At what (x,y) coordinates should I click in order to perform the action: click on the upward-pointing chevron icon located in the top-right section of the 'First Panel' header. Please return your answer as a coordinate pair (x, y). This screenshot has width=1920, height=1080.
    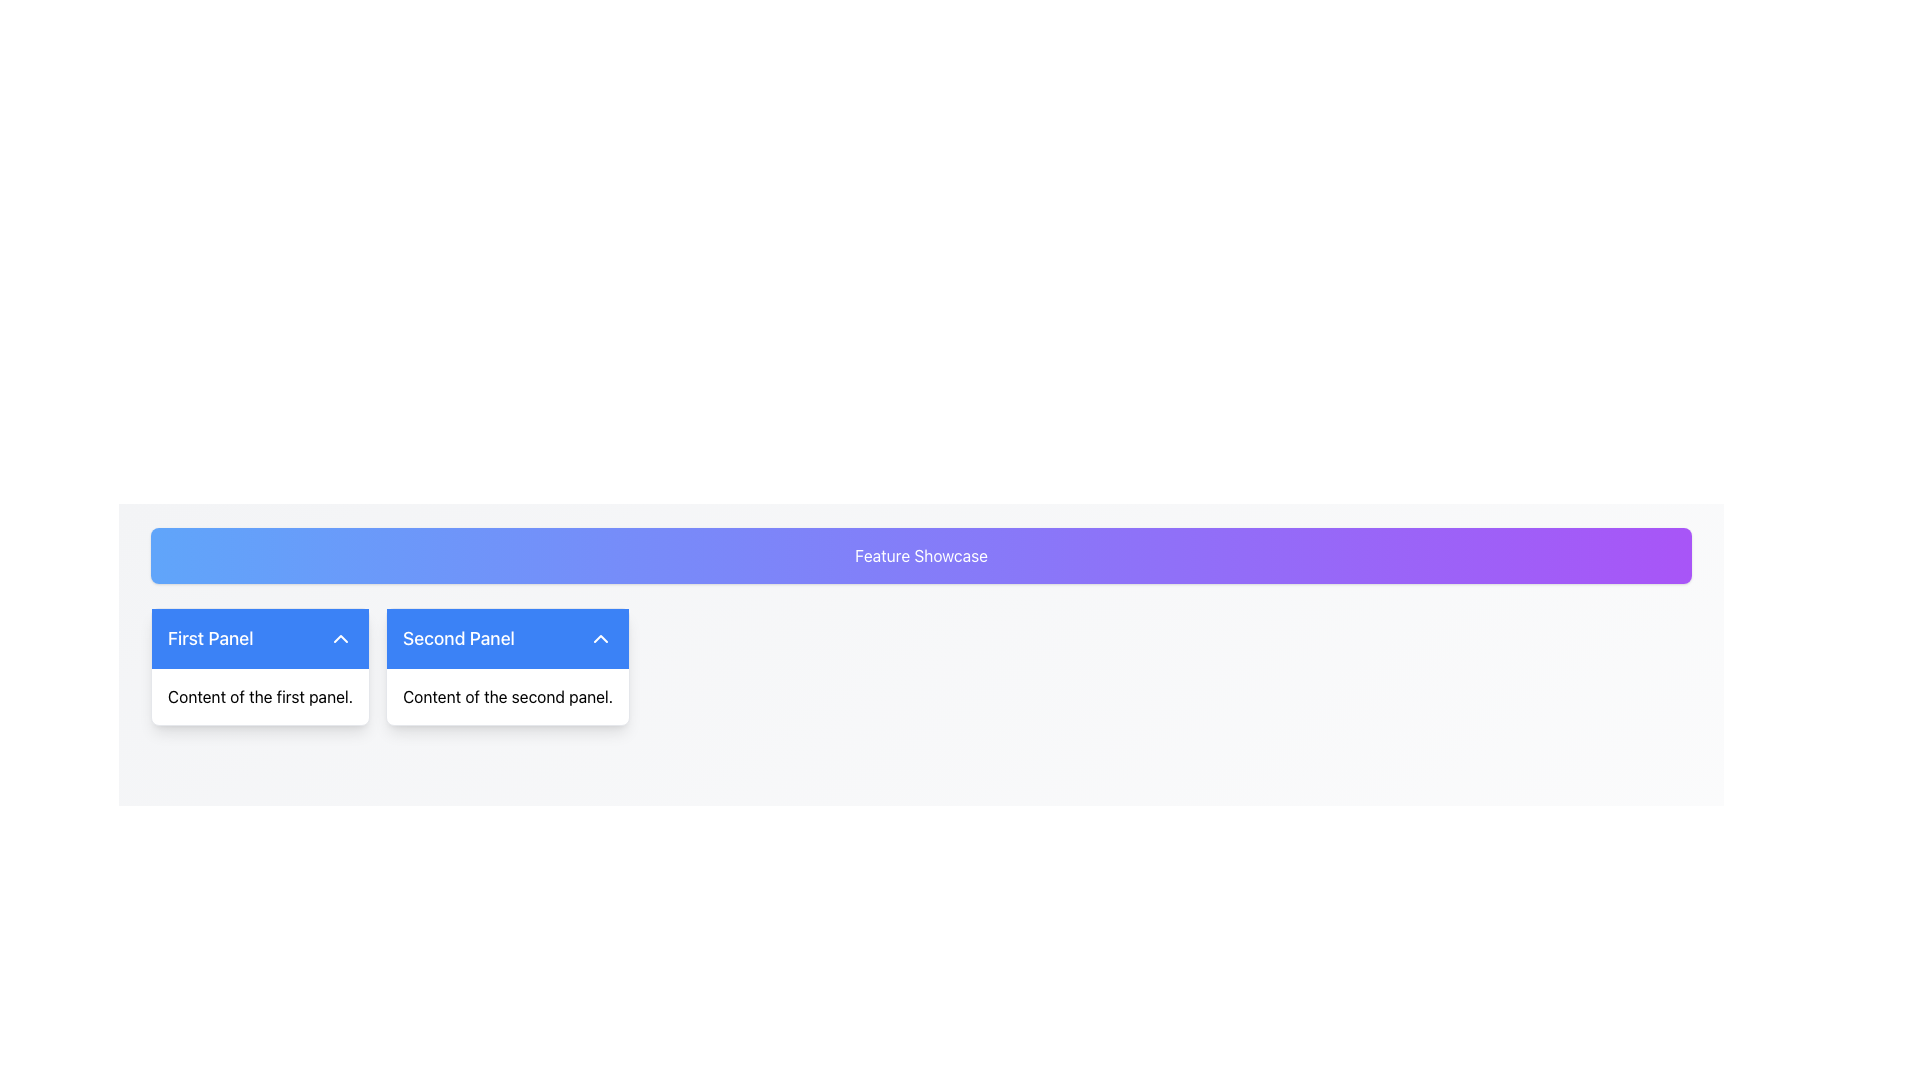
    Looking at the image, I should click on (340, 639).